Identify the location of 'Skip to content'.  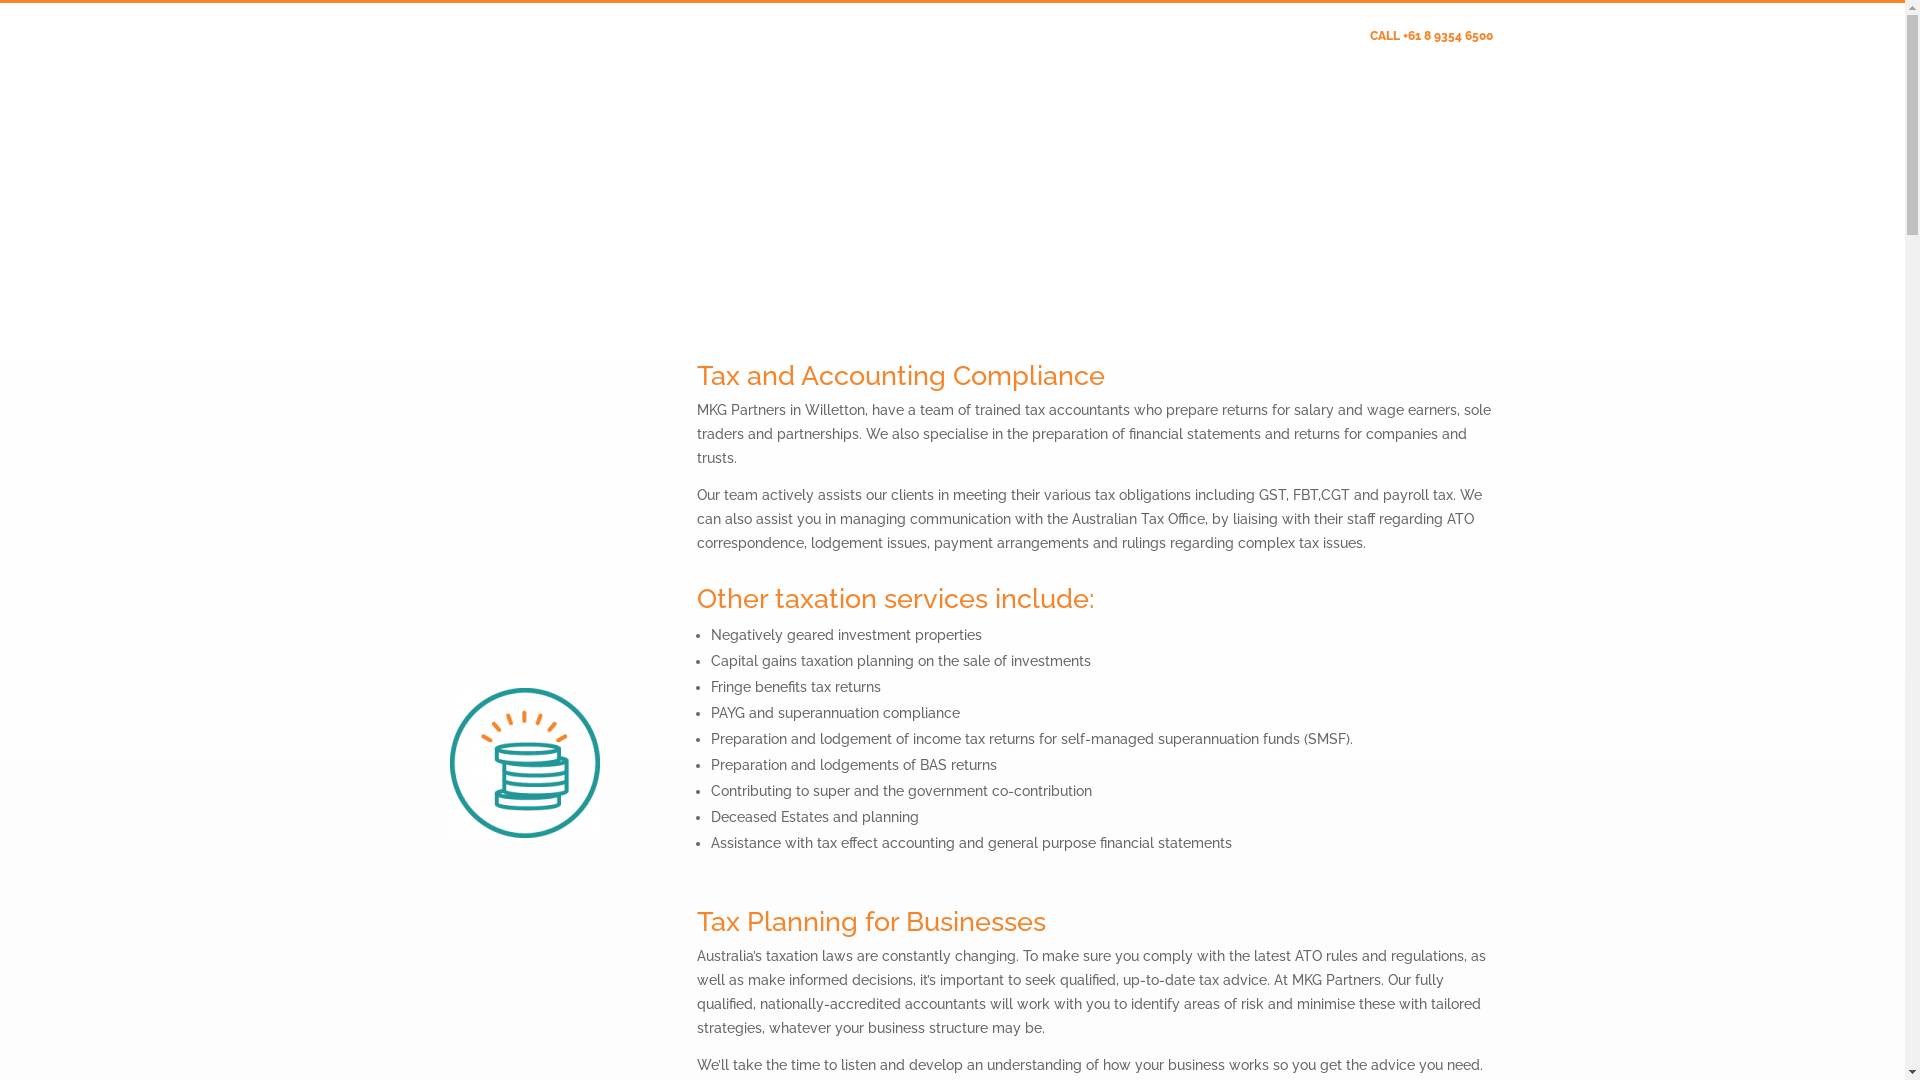
(0, 0).